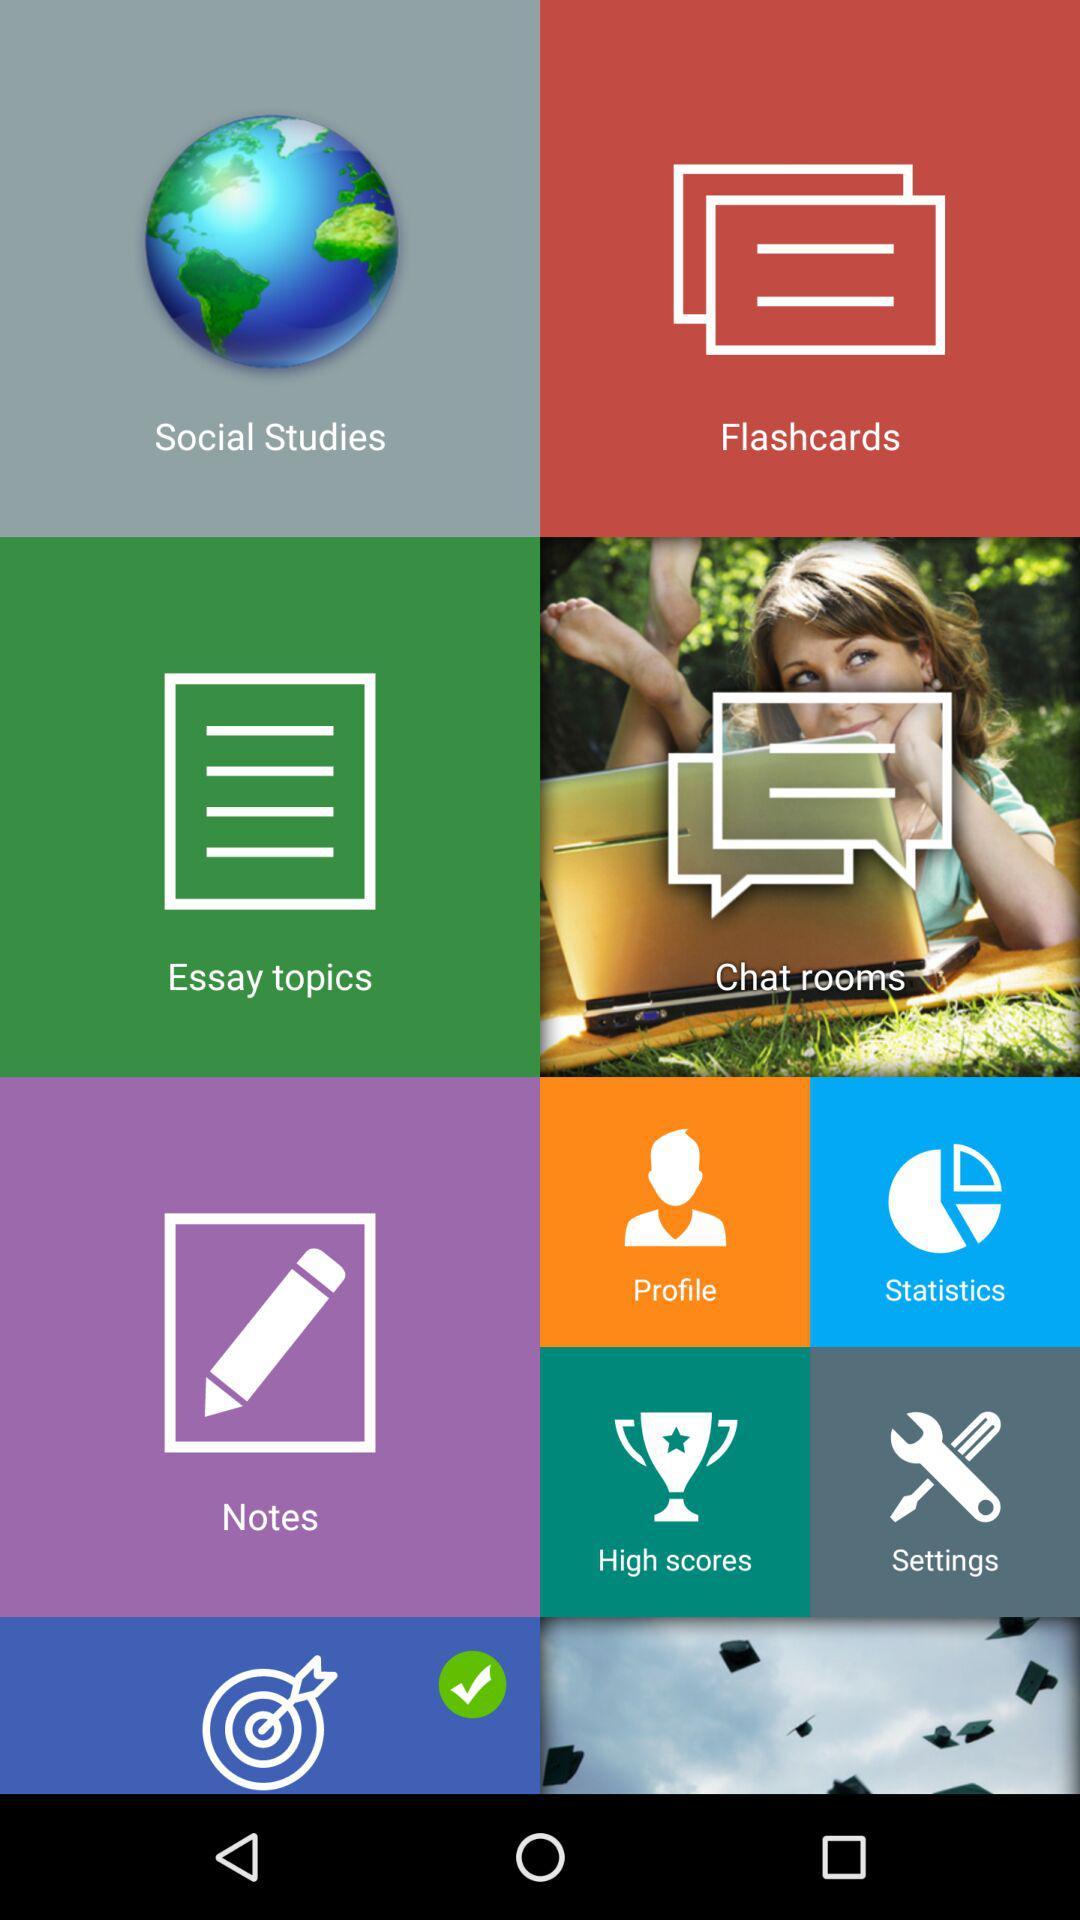 This screenshot has height=1920, width=1080. Describe the element at coordinates (675, 1482) in the screenshot. I see `the icon to the right of the notes` at that location.